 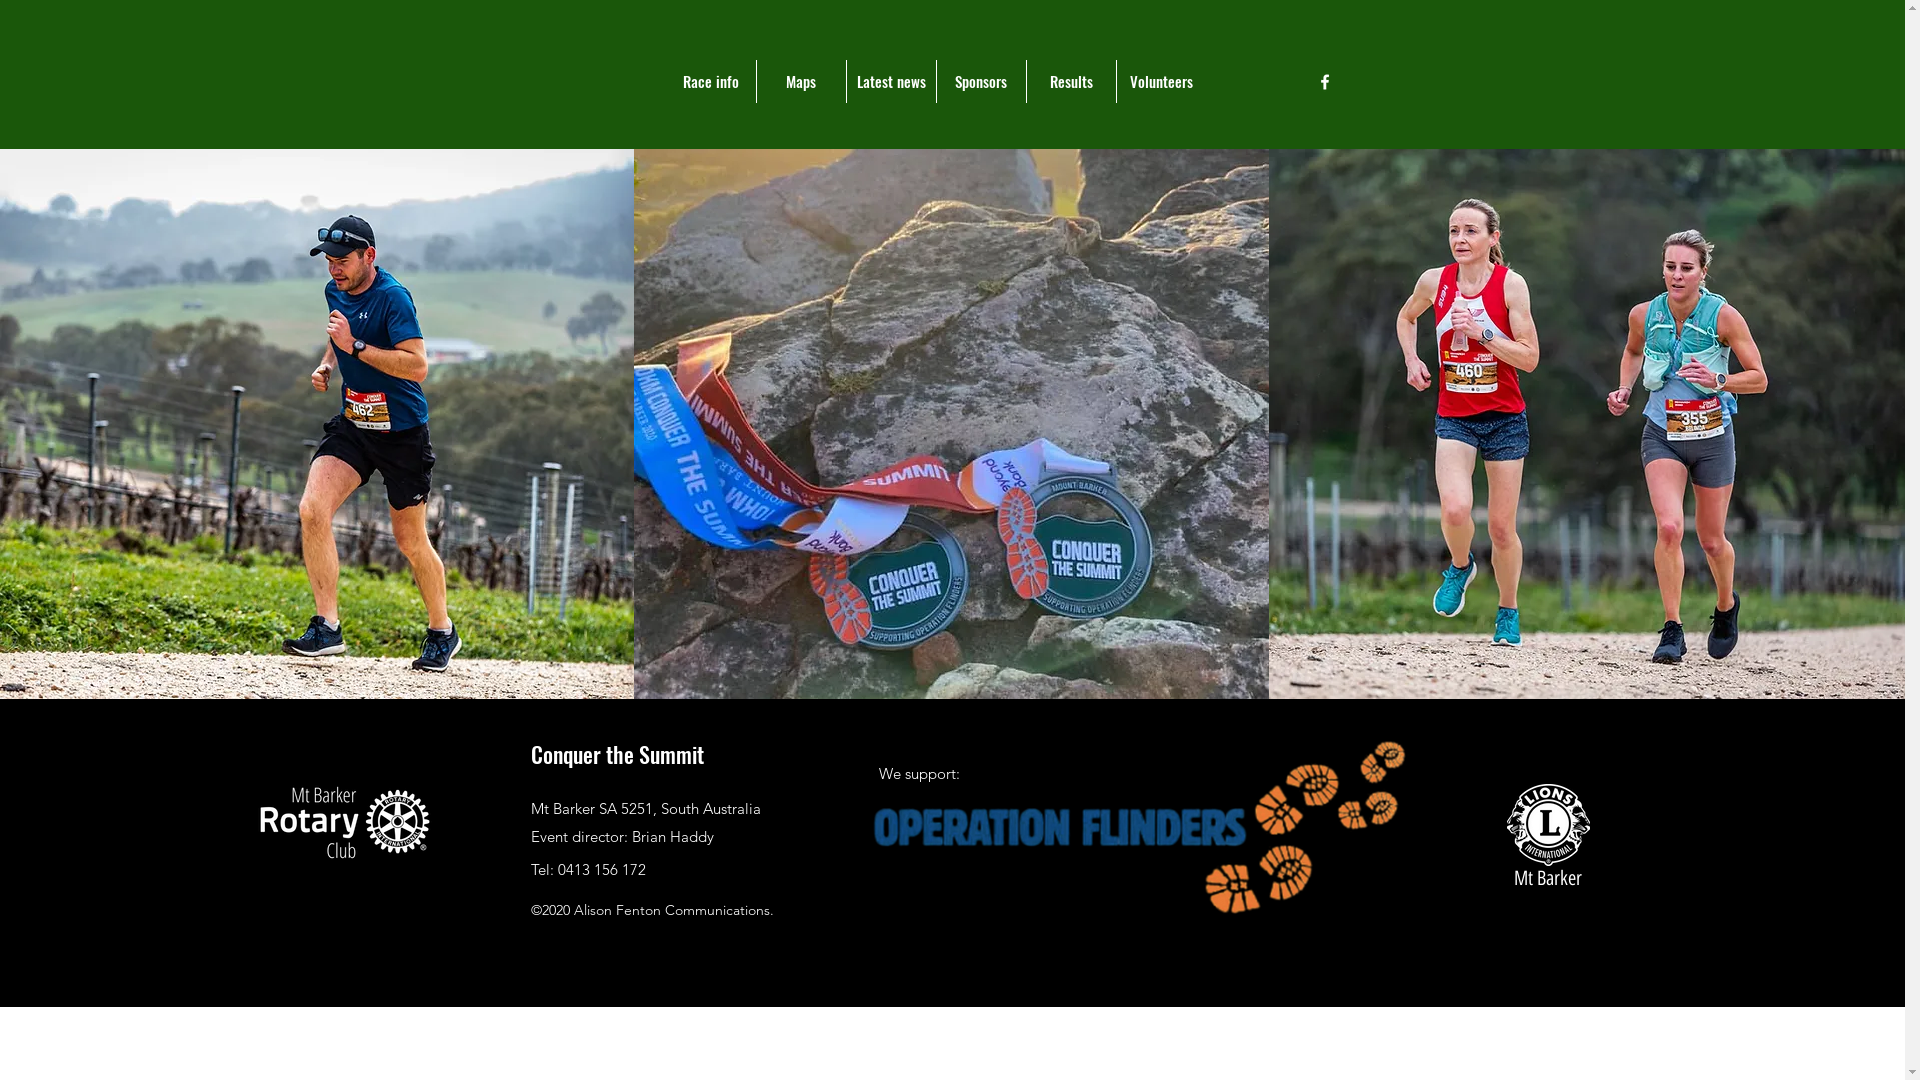 I want to click on 'Race info', so click(x=710, y=80).